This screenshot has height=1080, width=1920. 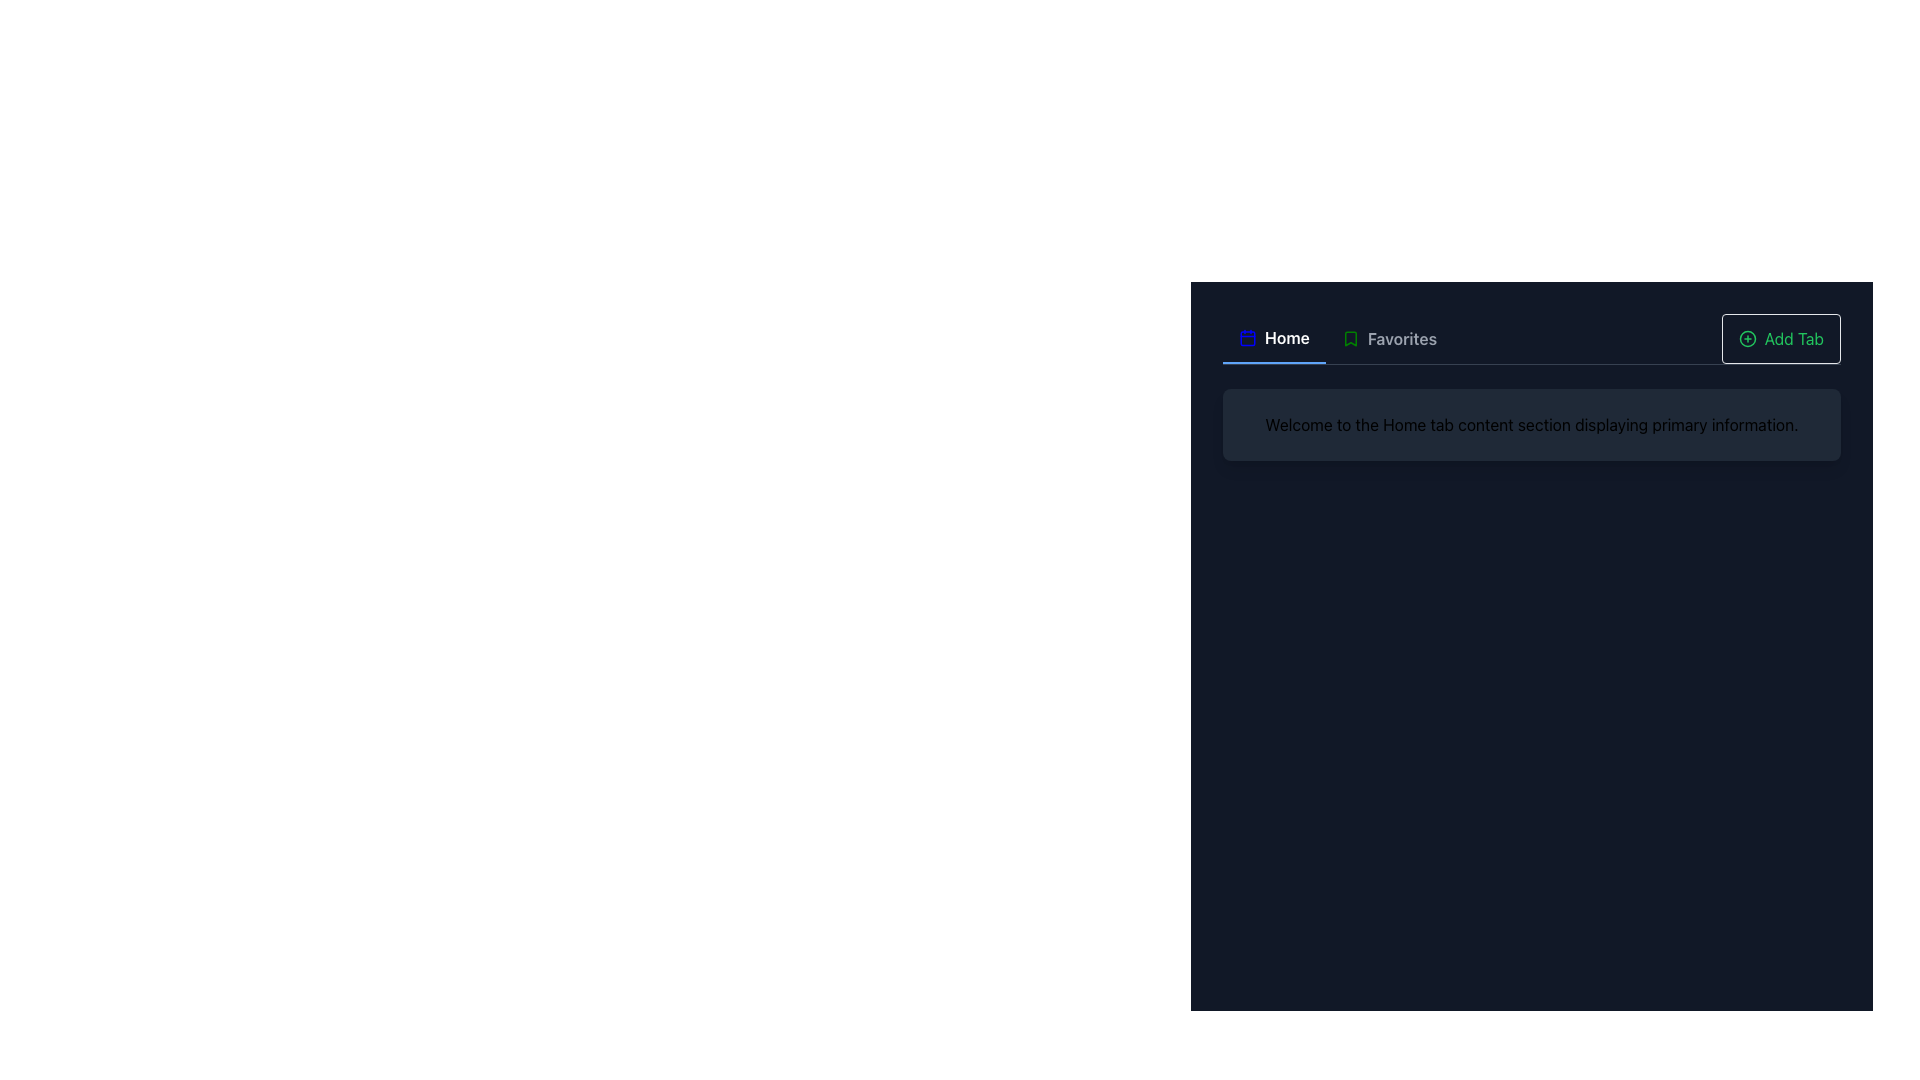 What do you see at coordinates (1401, 338) in the screenshot?
I see `text label that describes the function of the bookmark icon, located in the top navigation bar to the right of the green bookmark icon` at bounding box center [1401, 338].